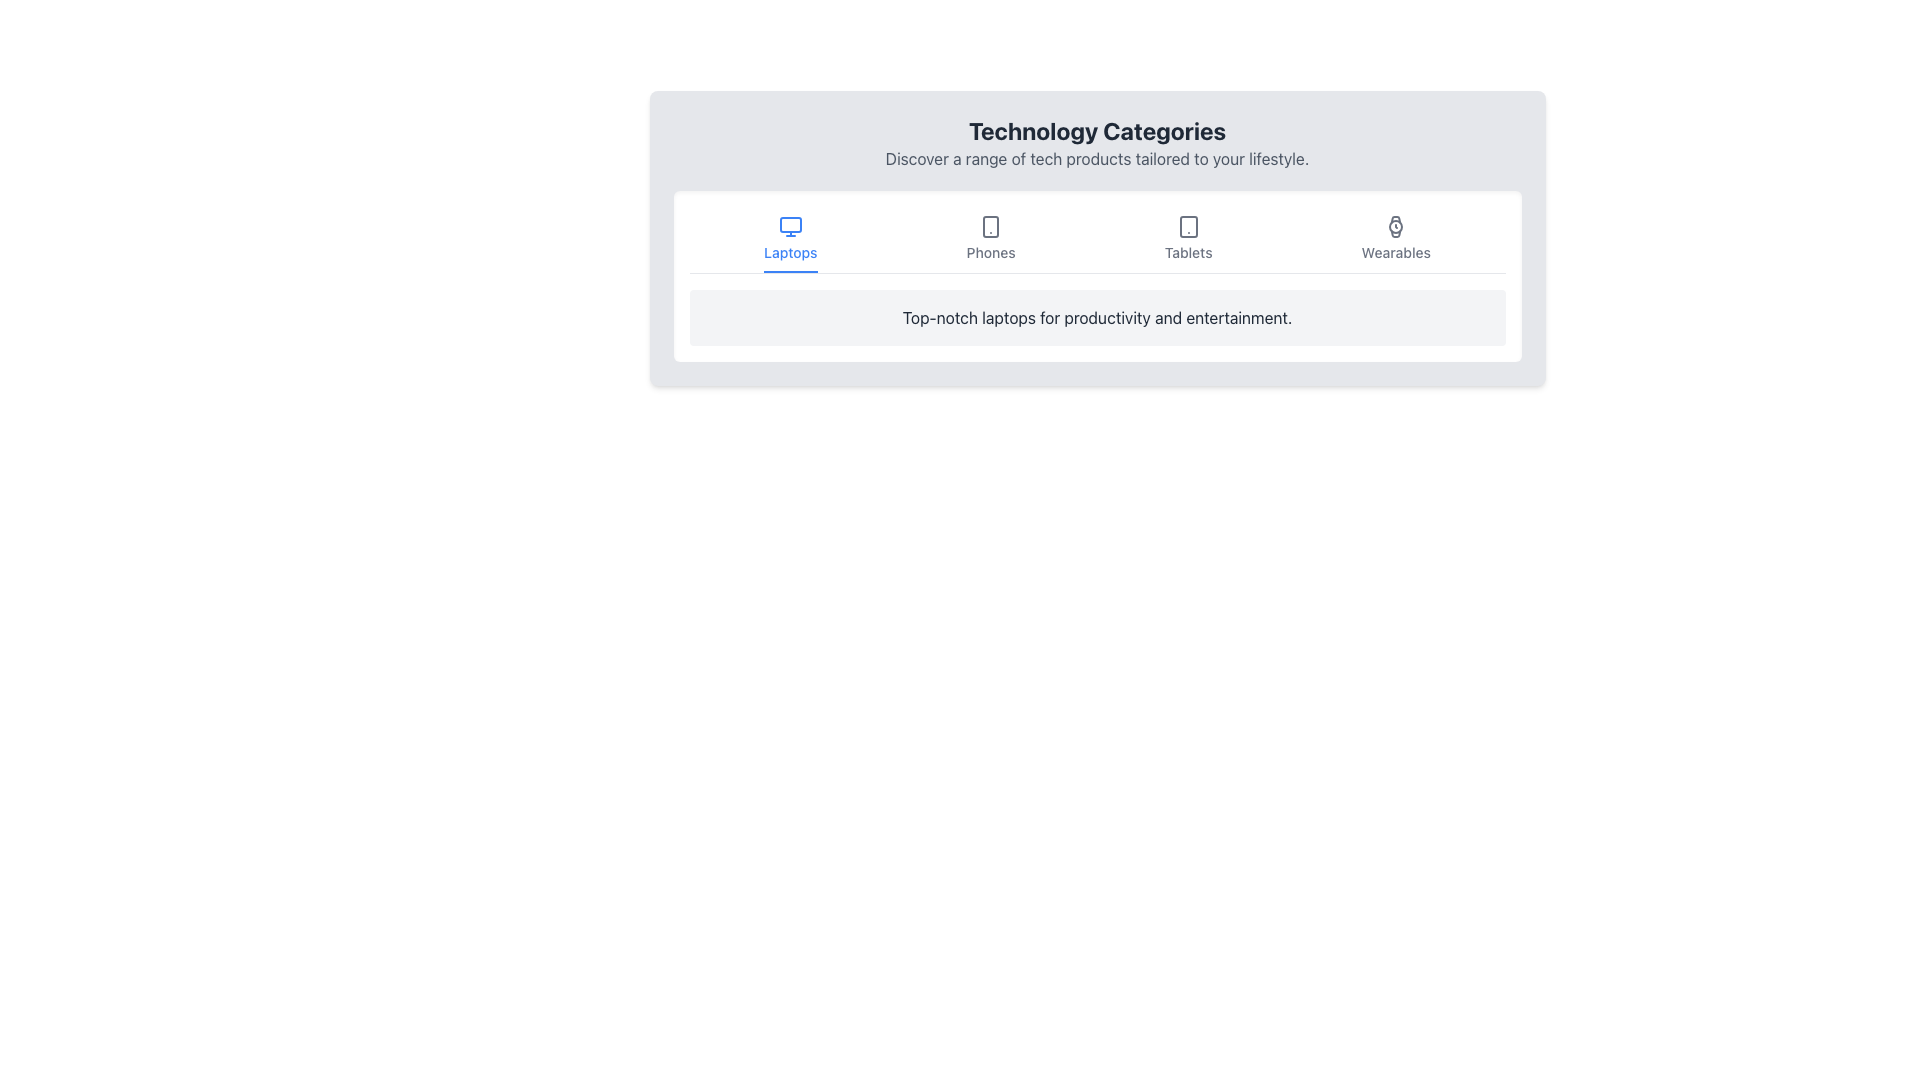 This screenshot has width=1920, height=1080. I want to click on to select the 'Phones' category in the menu, which is identified by its position as the second item from the left below the smartphone icon, so click(991, 252).